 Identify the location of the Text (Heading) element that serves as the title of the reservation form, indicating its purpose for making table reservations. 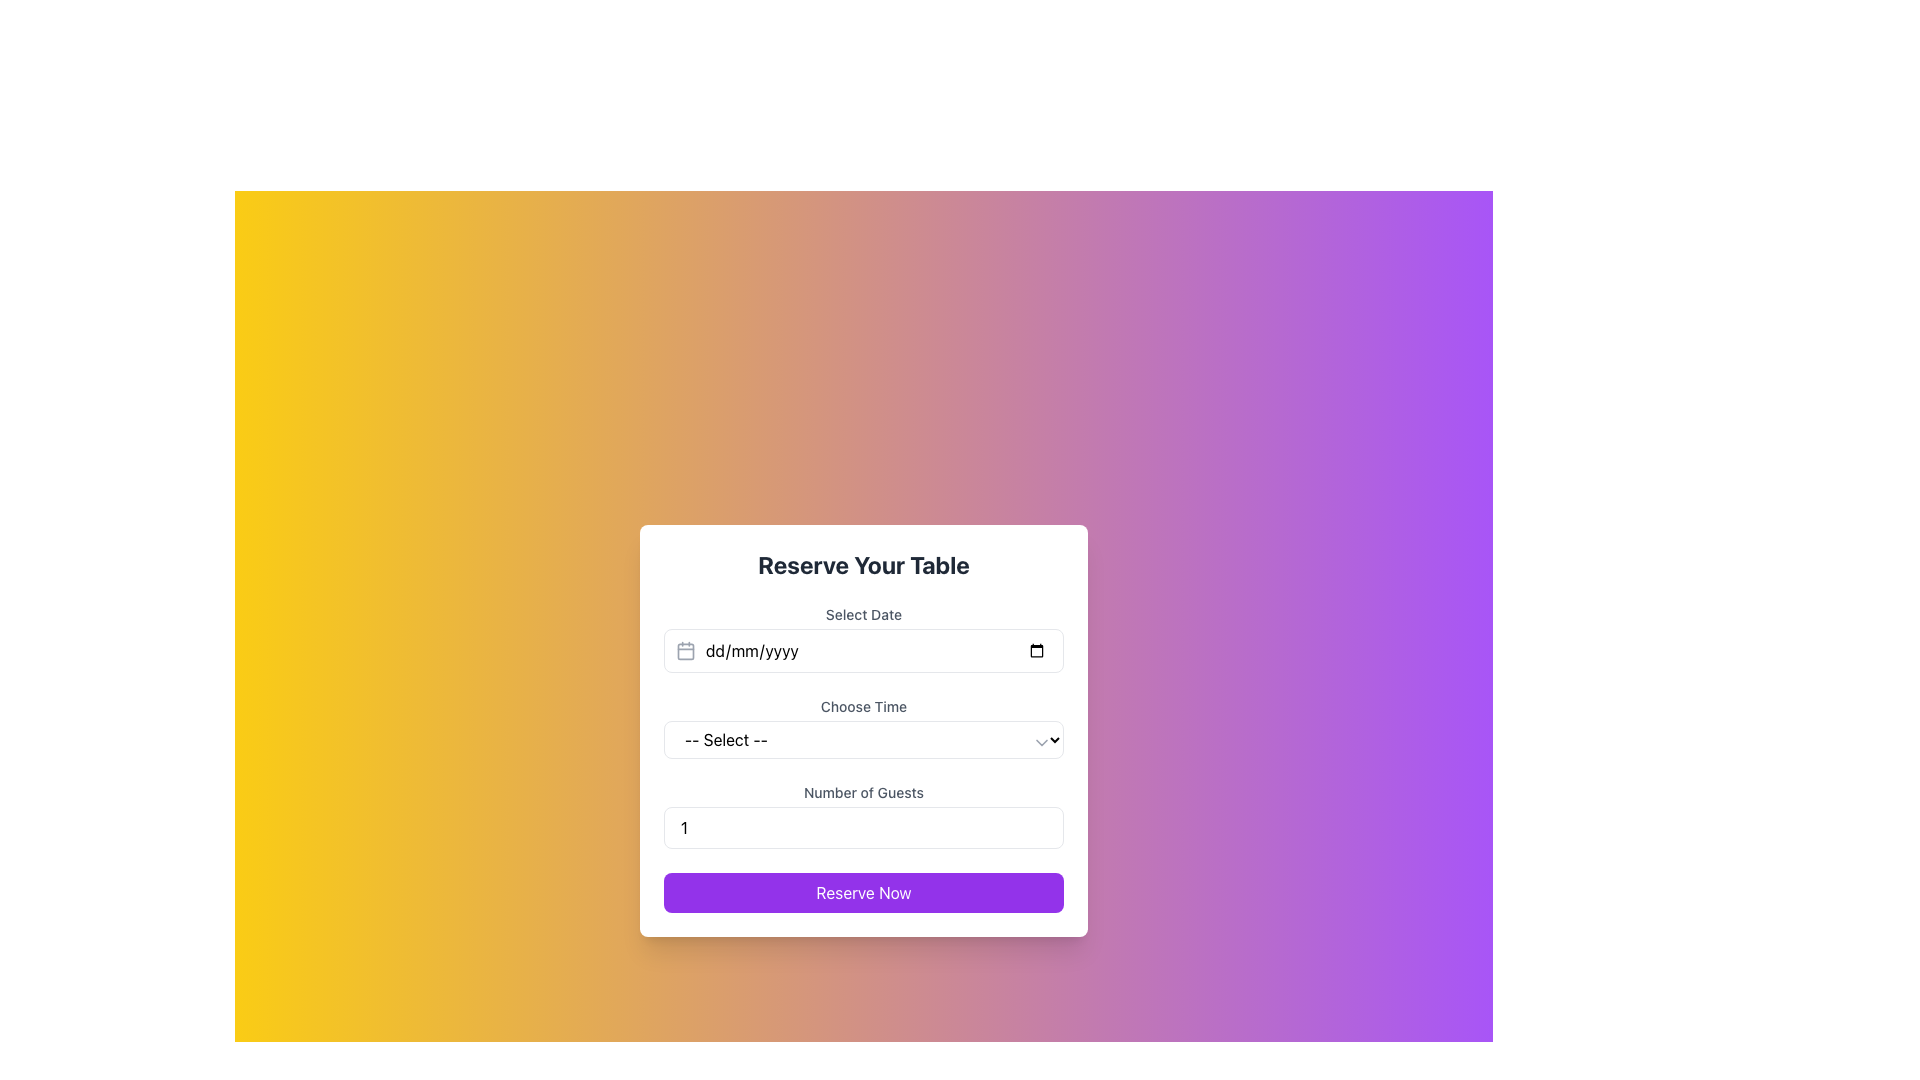
(864, 564).